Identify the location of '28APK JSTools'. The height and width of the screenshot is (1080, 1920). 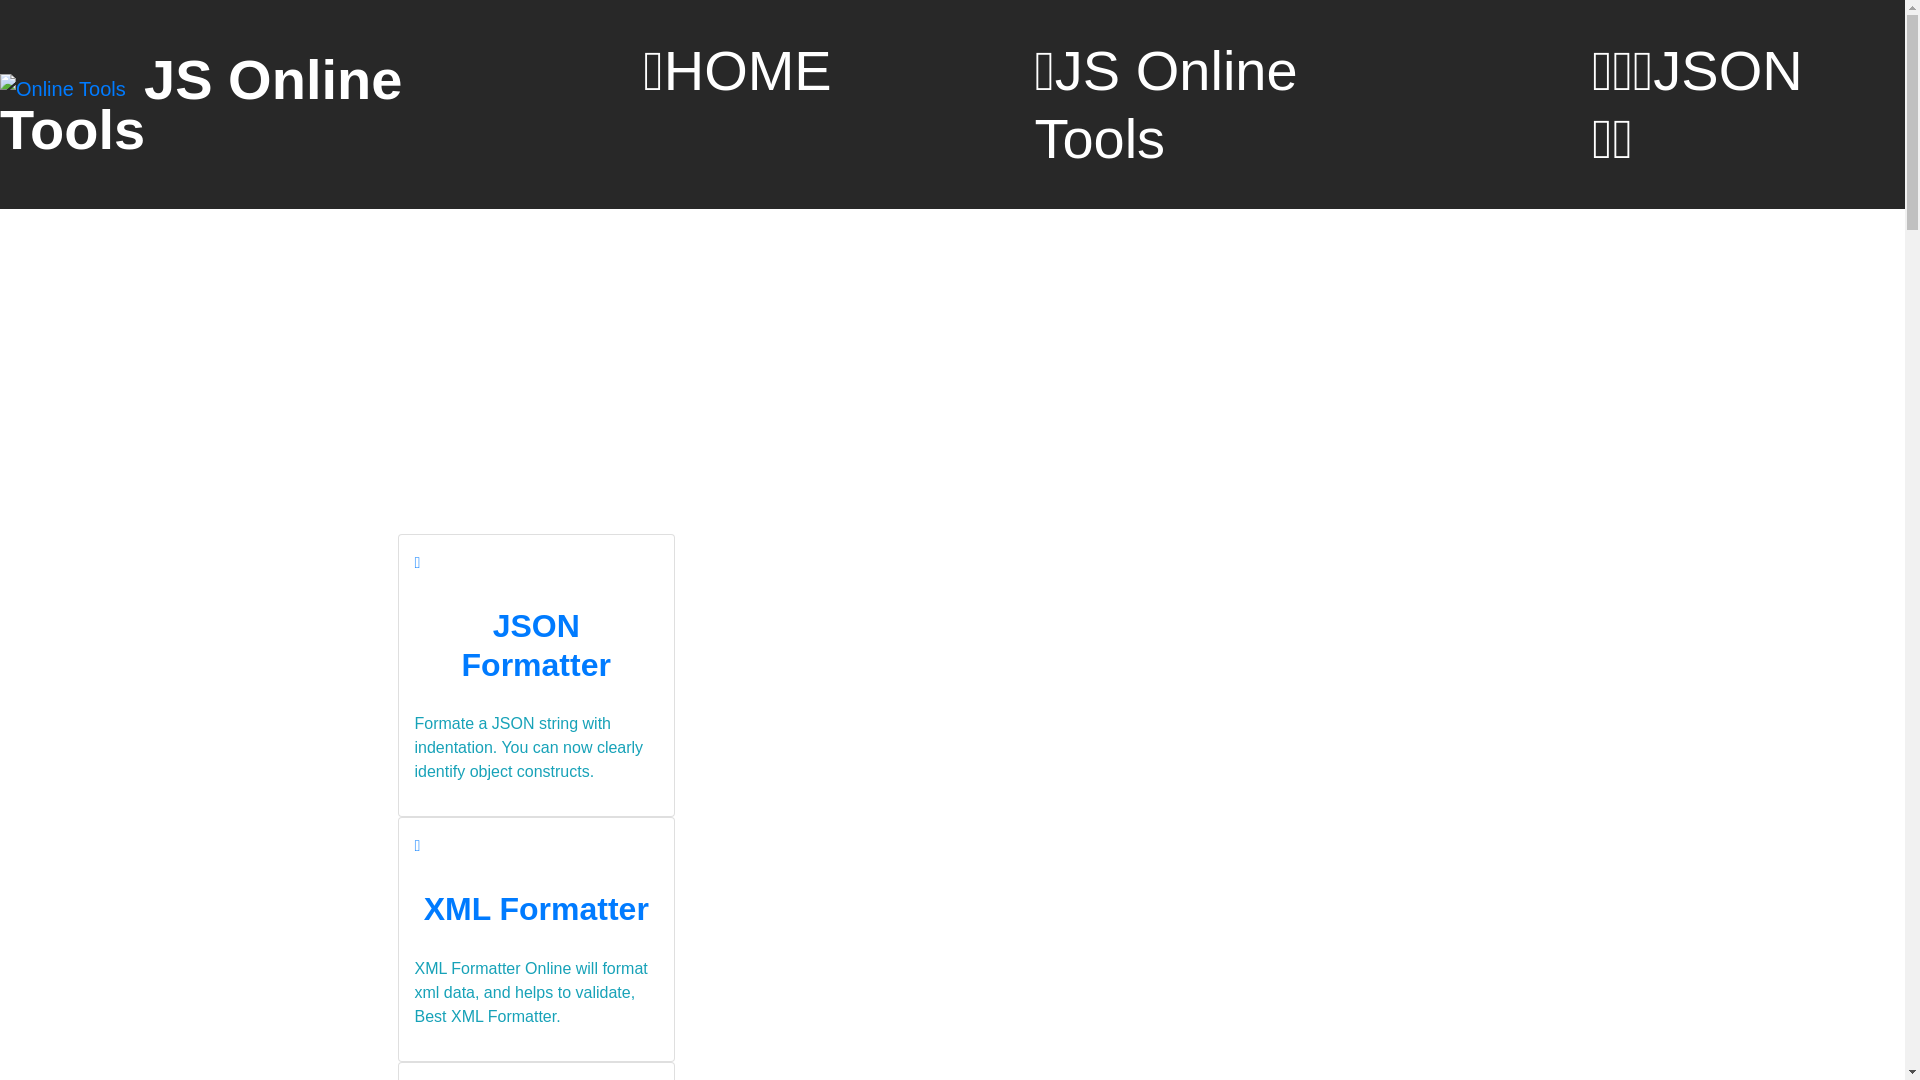
(65, 87).